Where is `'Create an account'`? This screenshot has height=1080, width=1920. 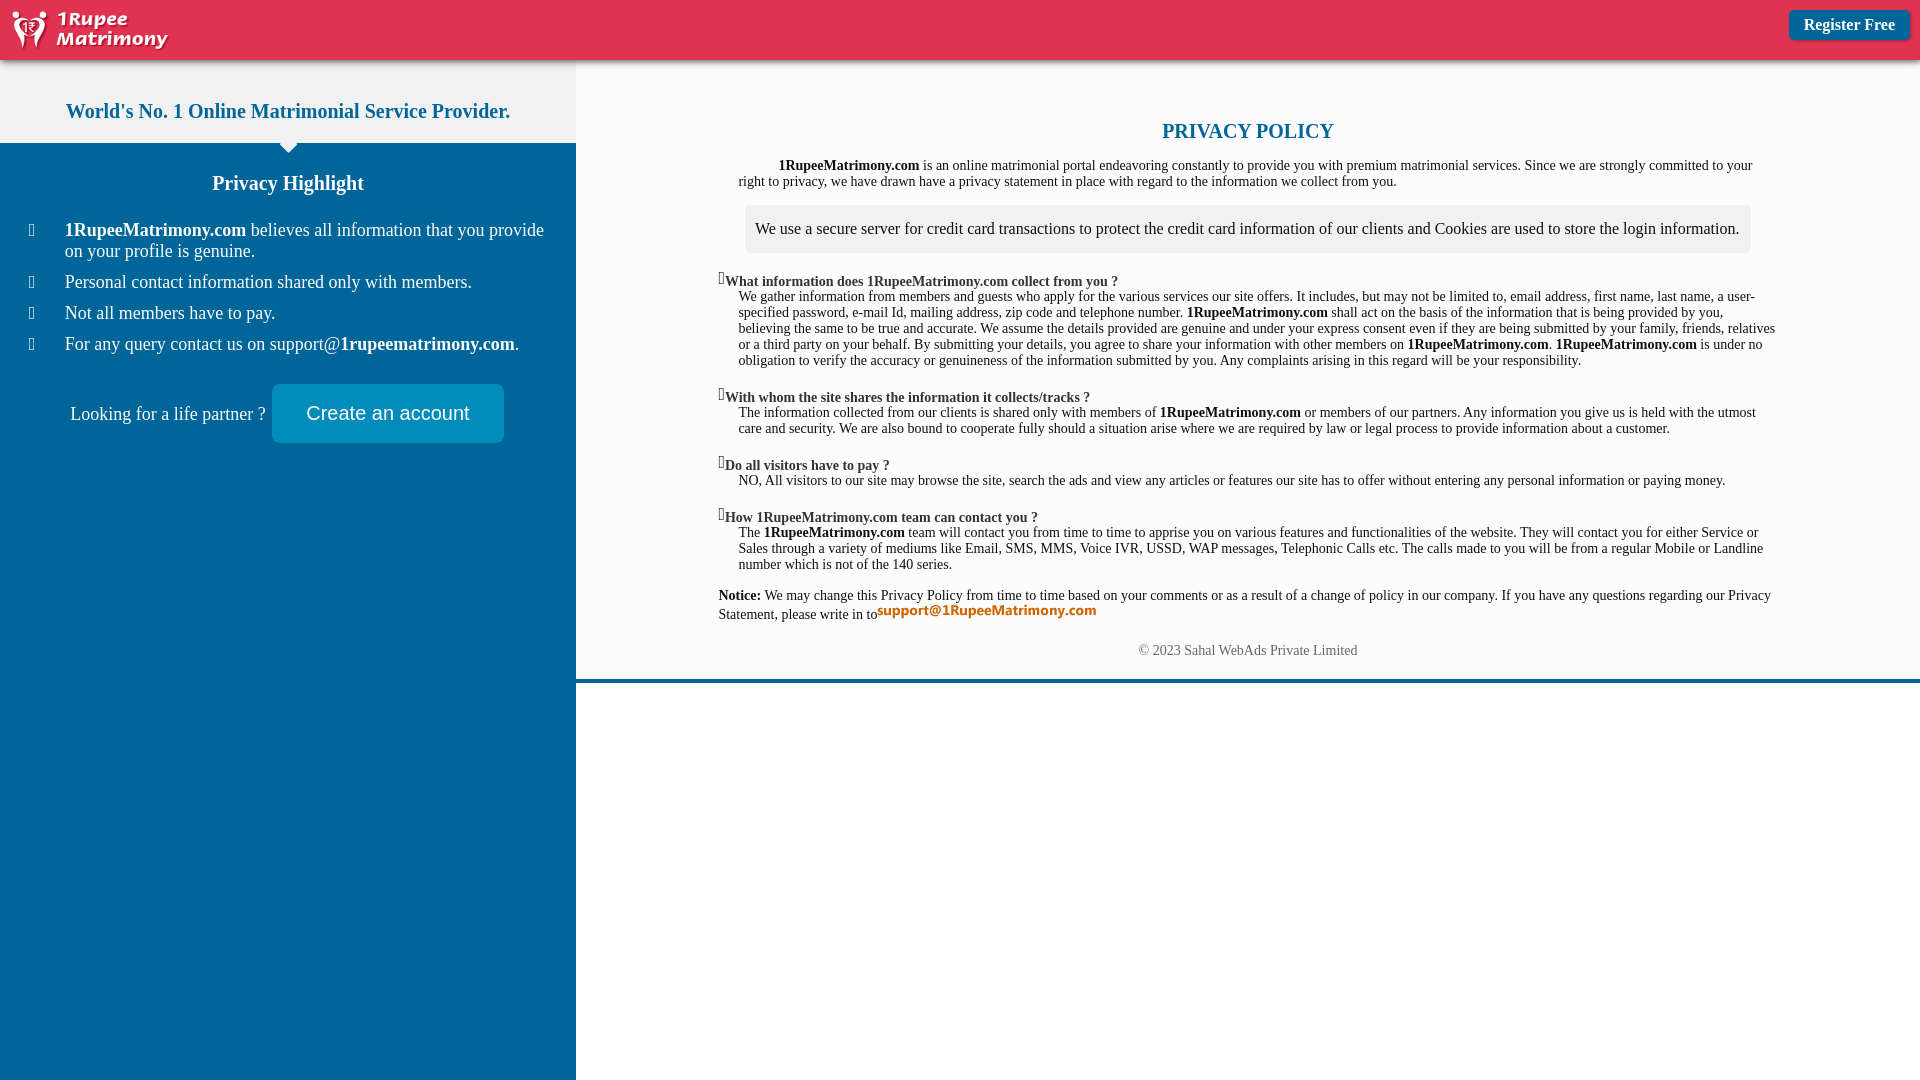
'Create an account' is located at coordinates (387, 412).